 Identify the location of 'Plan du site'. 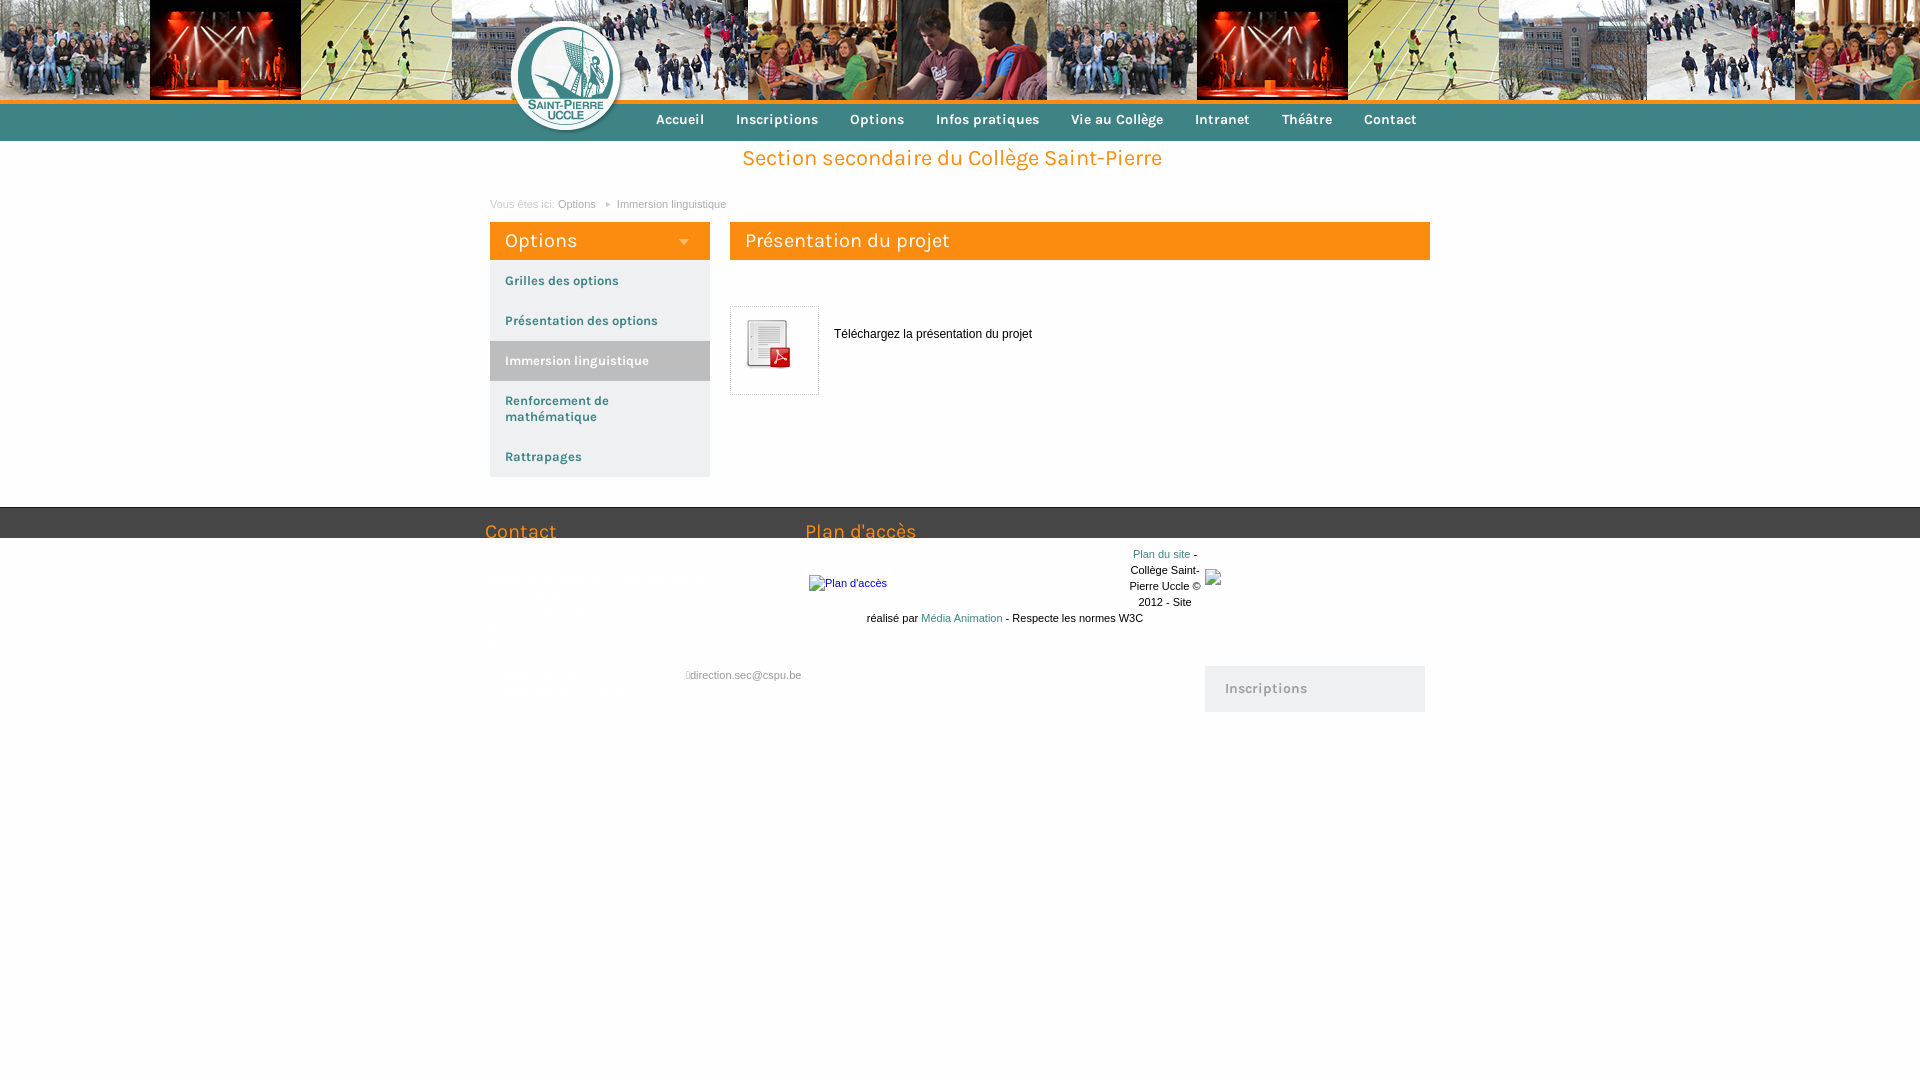
(1161, 554).